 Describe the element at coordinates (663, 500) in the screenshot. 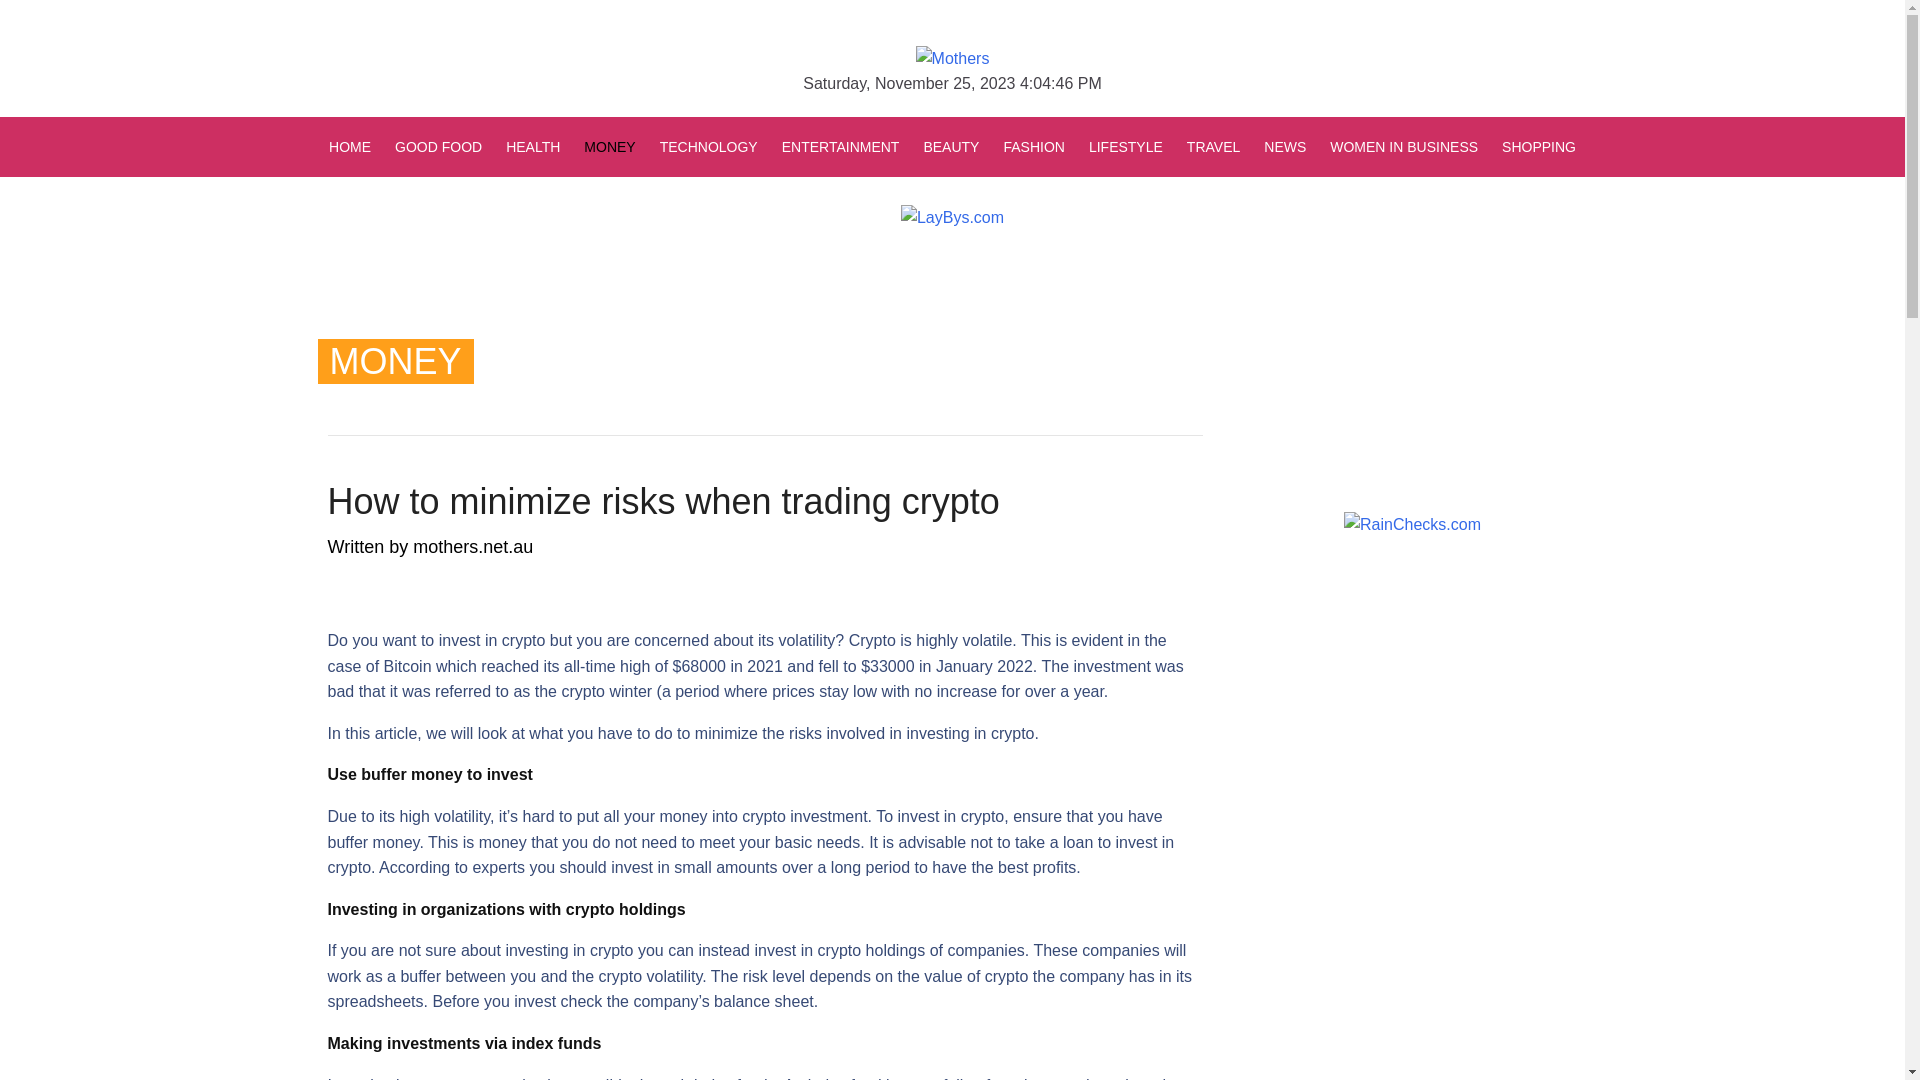

I see `'How to minimize risks when trading crypto'` at that location.